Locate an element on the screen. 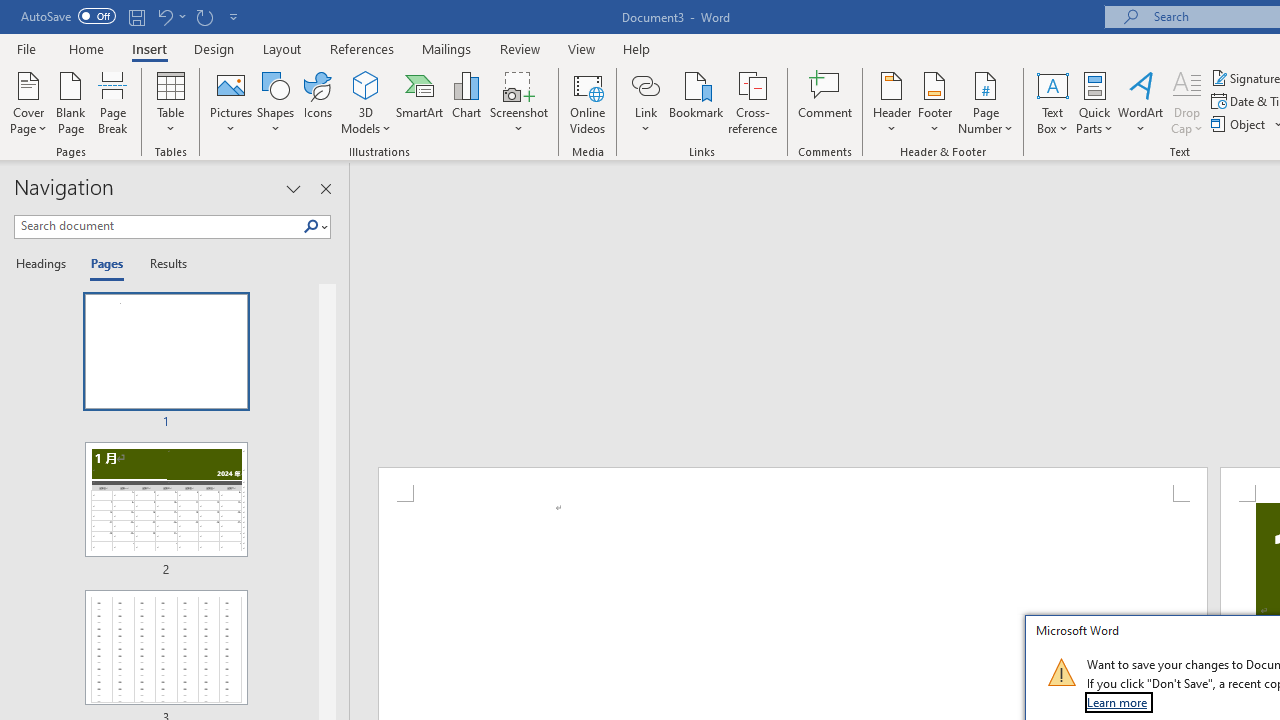 Image resolution: width=1280 pixels, height=720 pixels. 'Headings' is located at coordinates (45, 264).